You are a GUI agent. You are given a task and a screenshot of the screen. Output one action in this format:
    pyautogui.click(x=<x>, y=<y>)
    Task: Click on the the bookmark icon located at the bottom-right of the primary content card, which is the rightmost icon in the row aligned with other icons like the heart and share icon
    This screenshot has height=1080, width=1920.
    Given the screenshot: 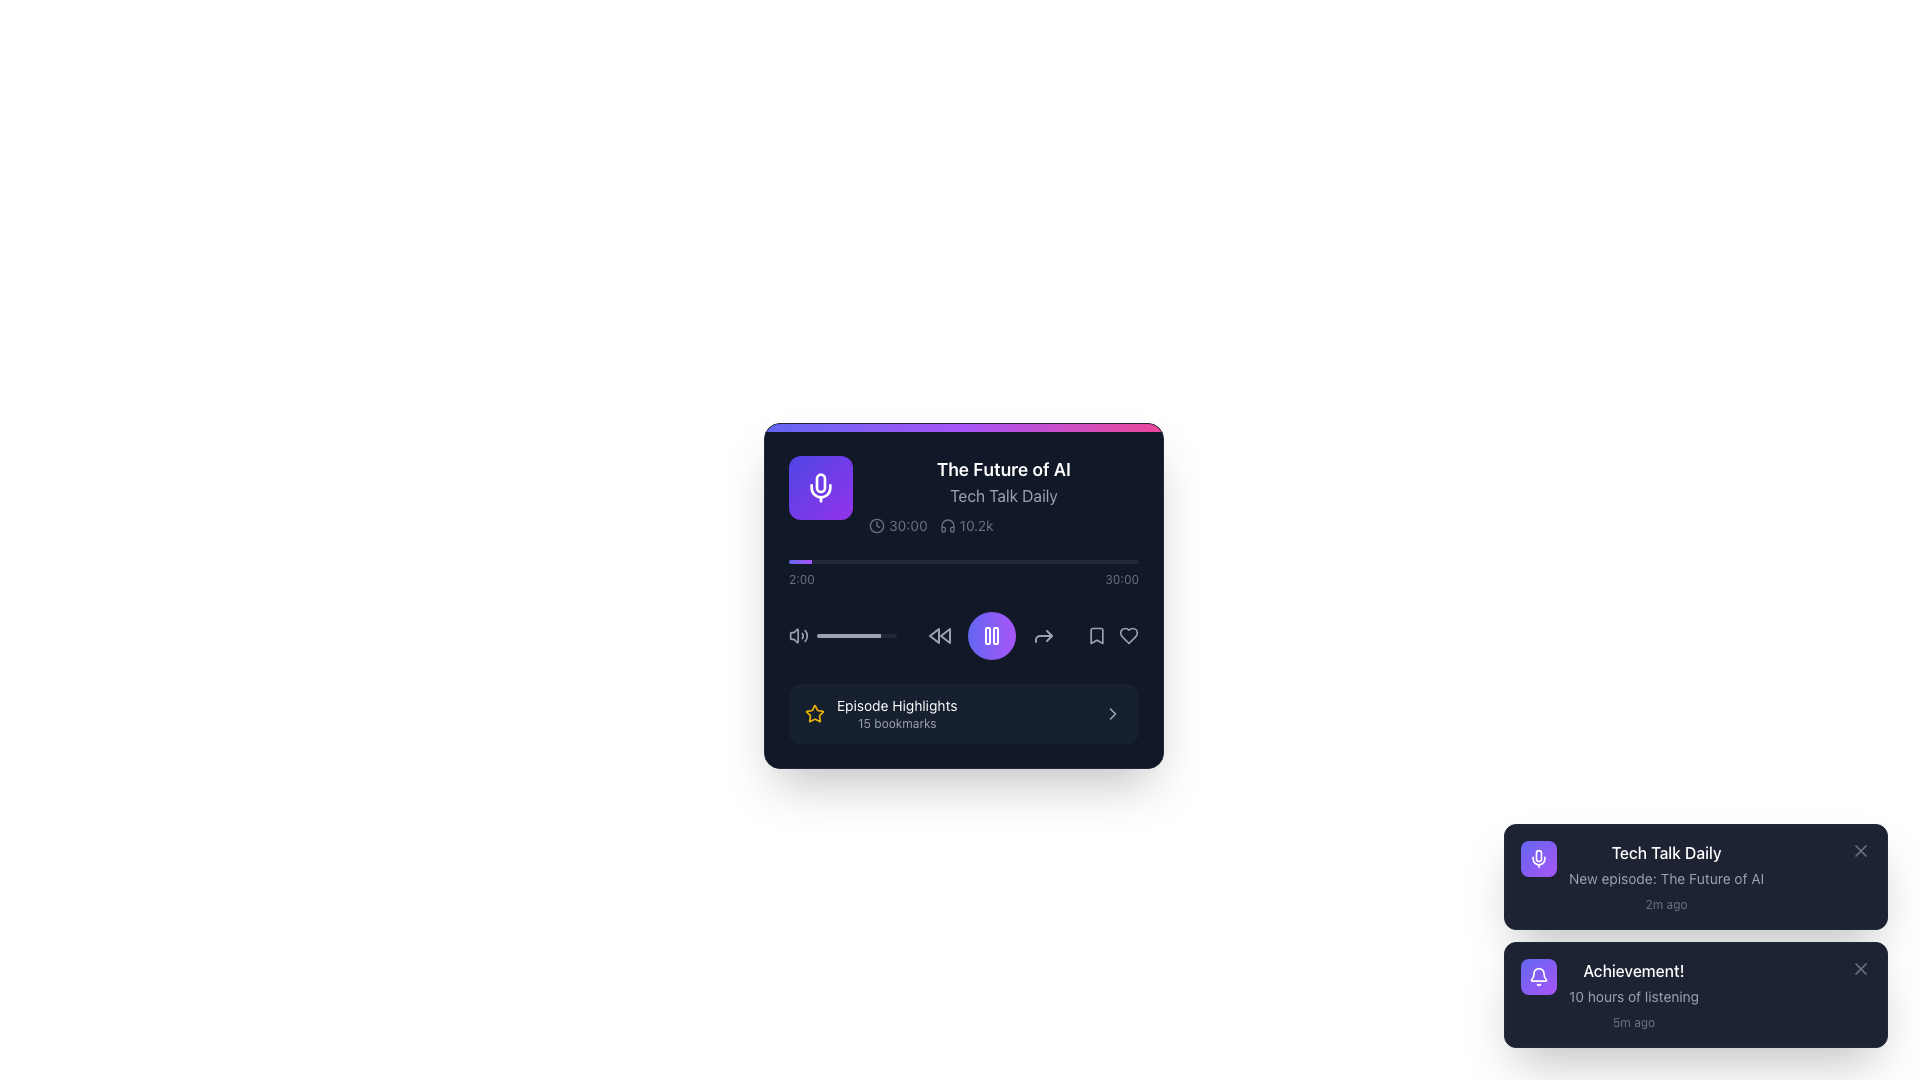 What is the action you would take?
    pyautogui.click(x=1096, y=636)
    